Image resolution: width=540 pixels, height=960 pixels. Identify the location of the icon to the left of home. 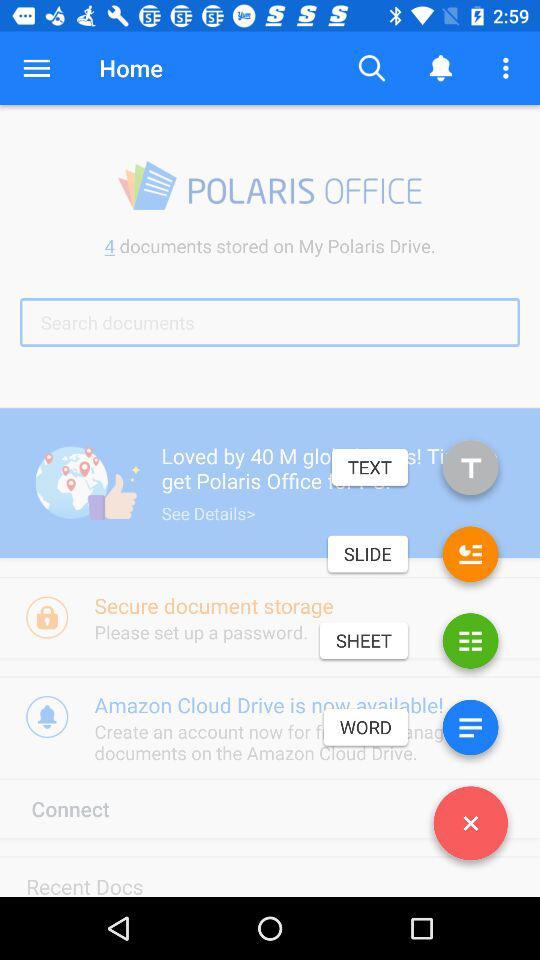
(36, 68).